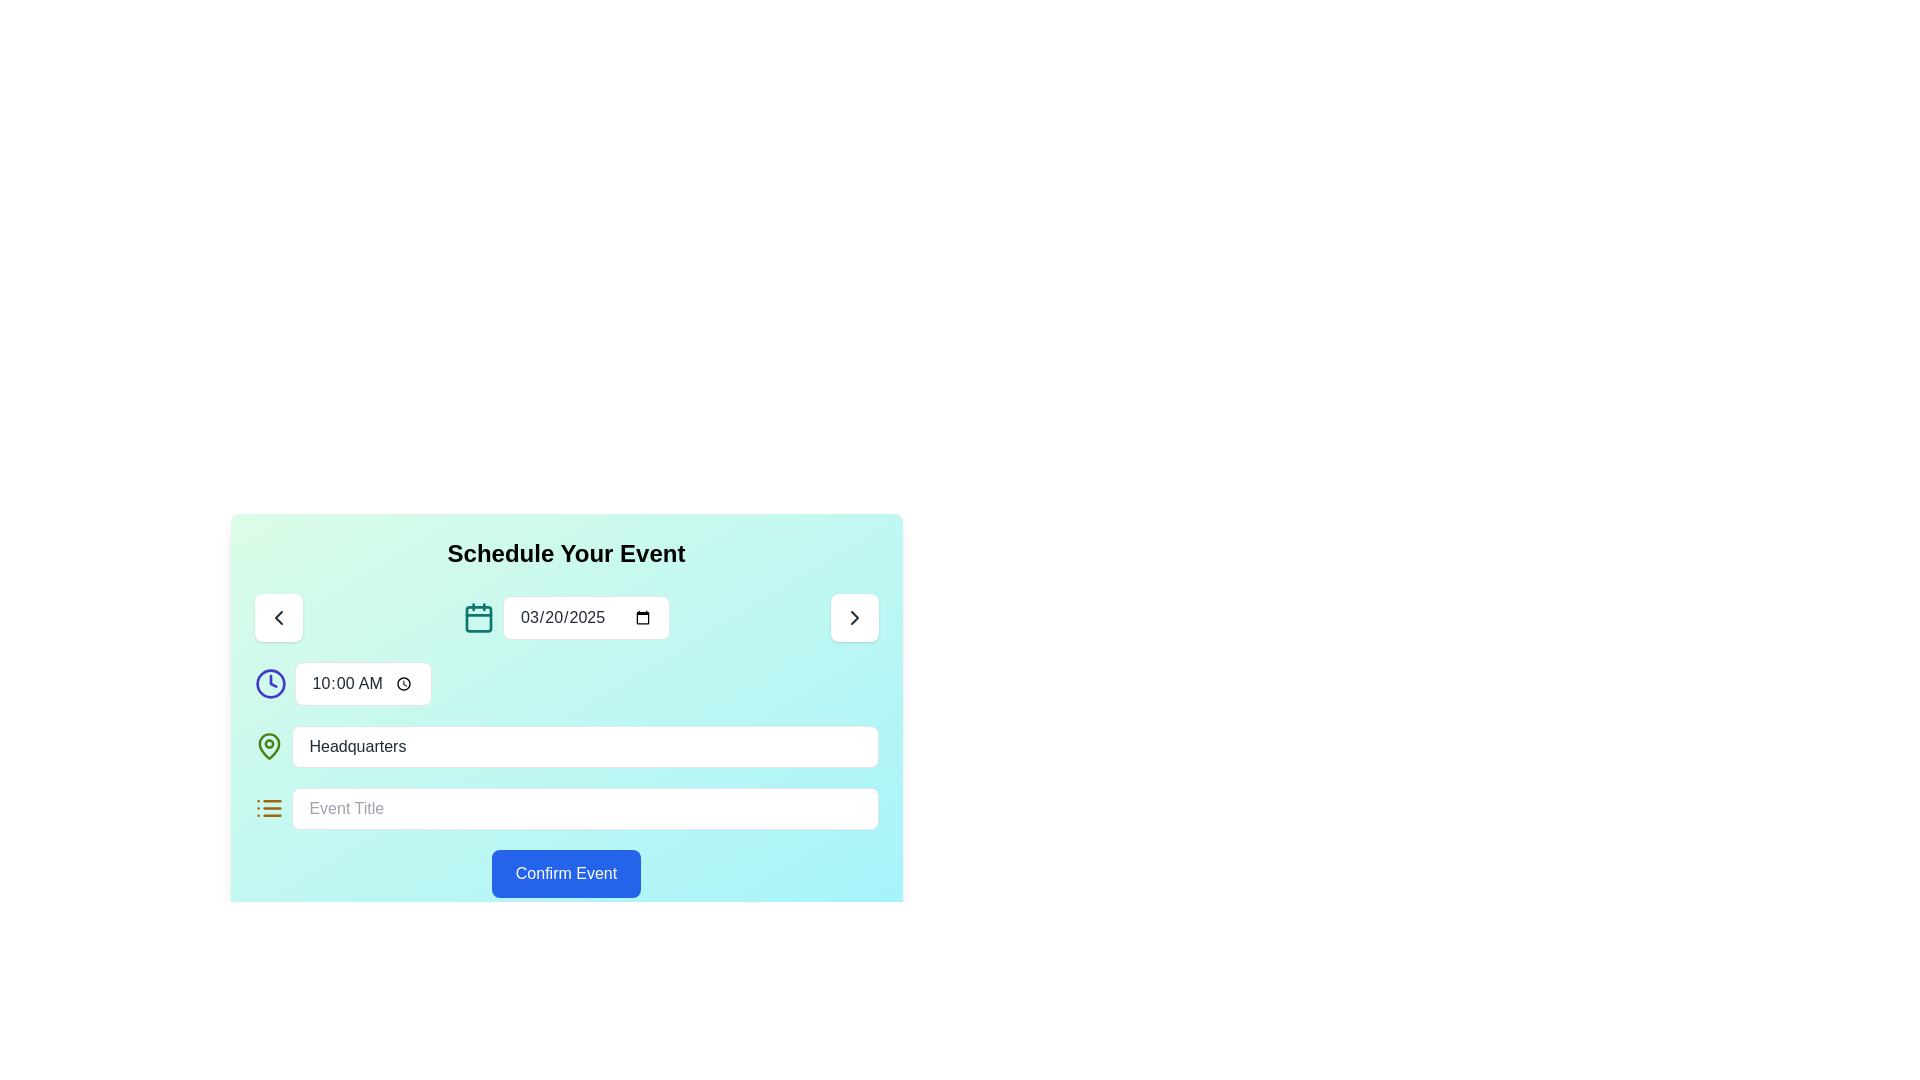 The width and height of the screenshot is (1920, 1080). Describe the element at coordinates (565, 873) in the screenshot. I see `the blue 'Confirm Event' button with rounded corners located at the bottom of the 'Schedule Your Event' panel` at that location.